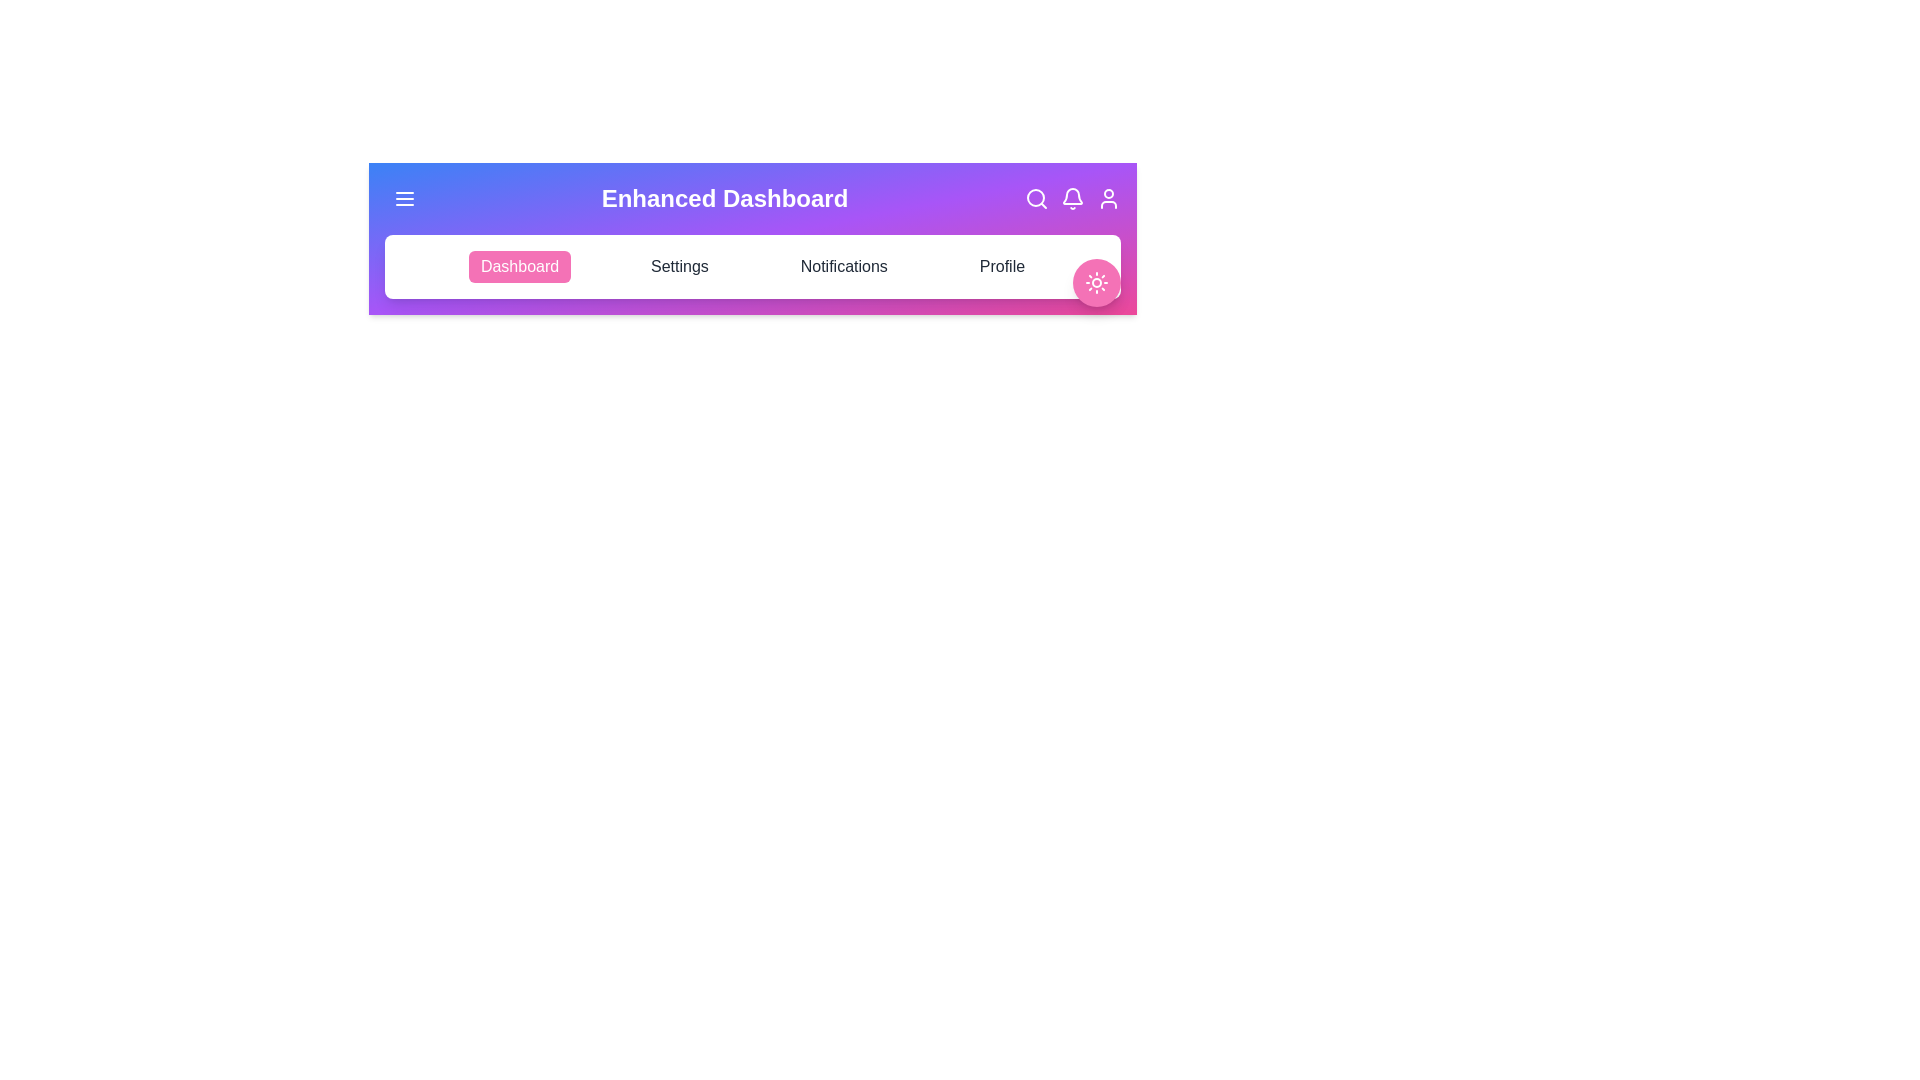  What do you see at coordinates (844, 265) in the screenshot?
I see `the tab named Notifications in the navigation bar` at bounding box center [844, 265].